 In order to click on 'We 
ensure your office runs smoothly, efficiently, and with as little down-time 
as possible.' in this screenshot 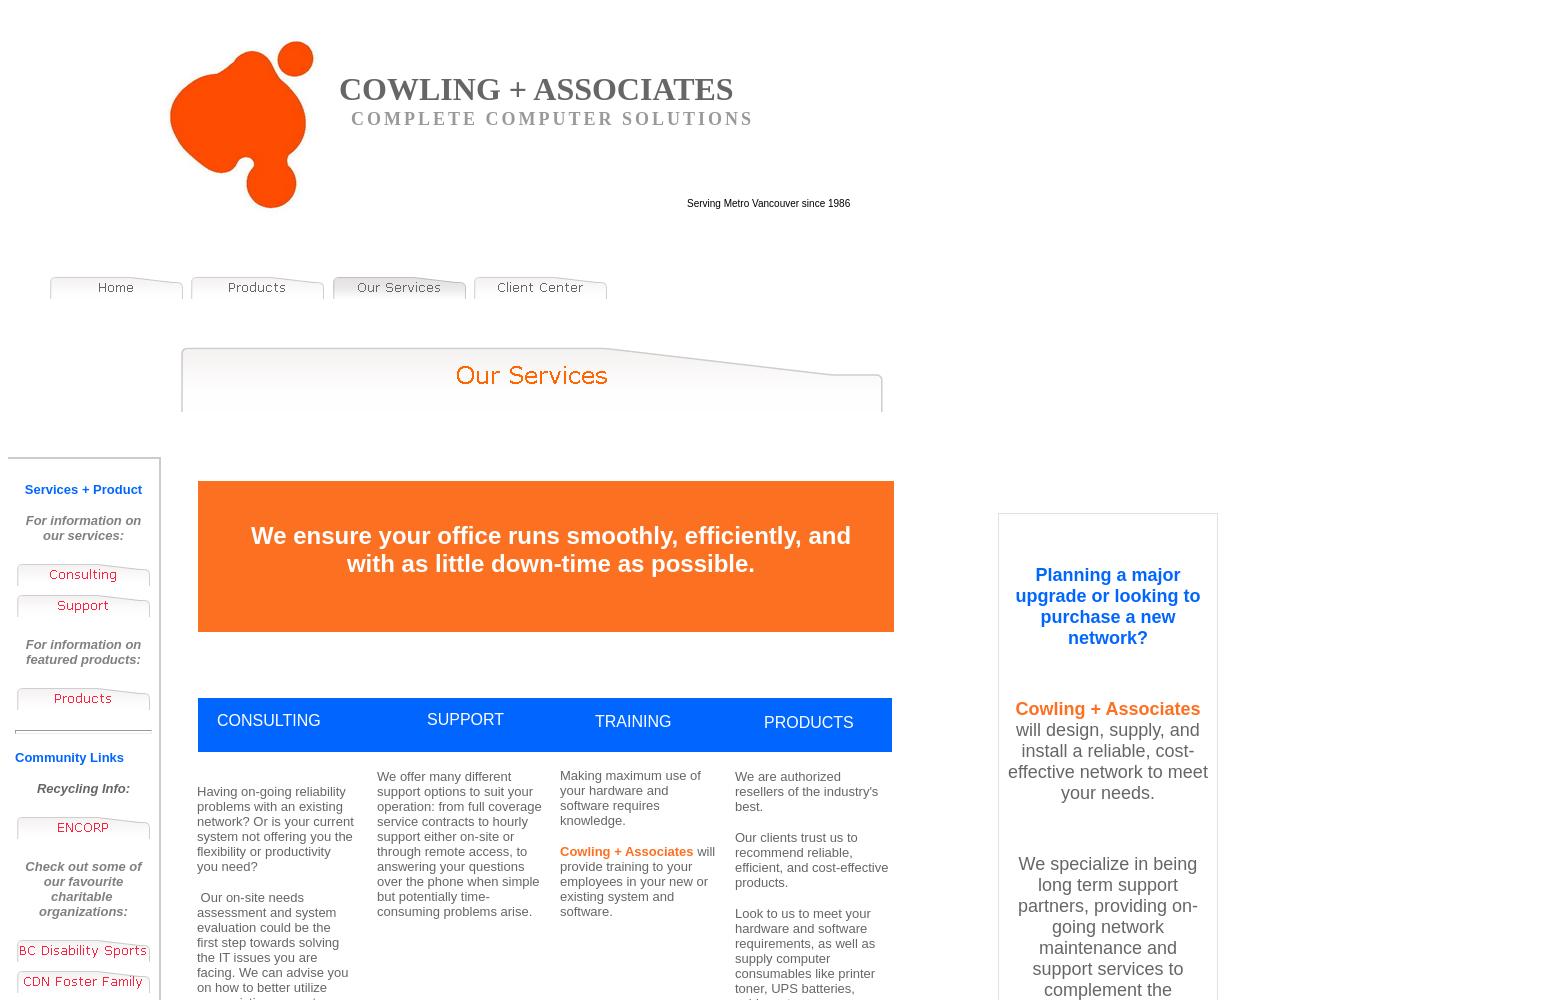, I will do `click(550, 549)`.